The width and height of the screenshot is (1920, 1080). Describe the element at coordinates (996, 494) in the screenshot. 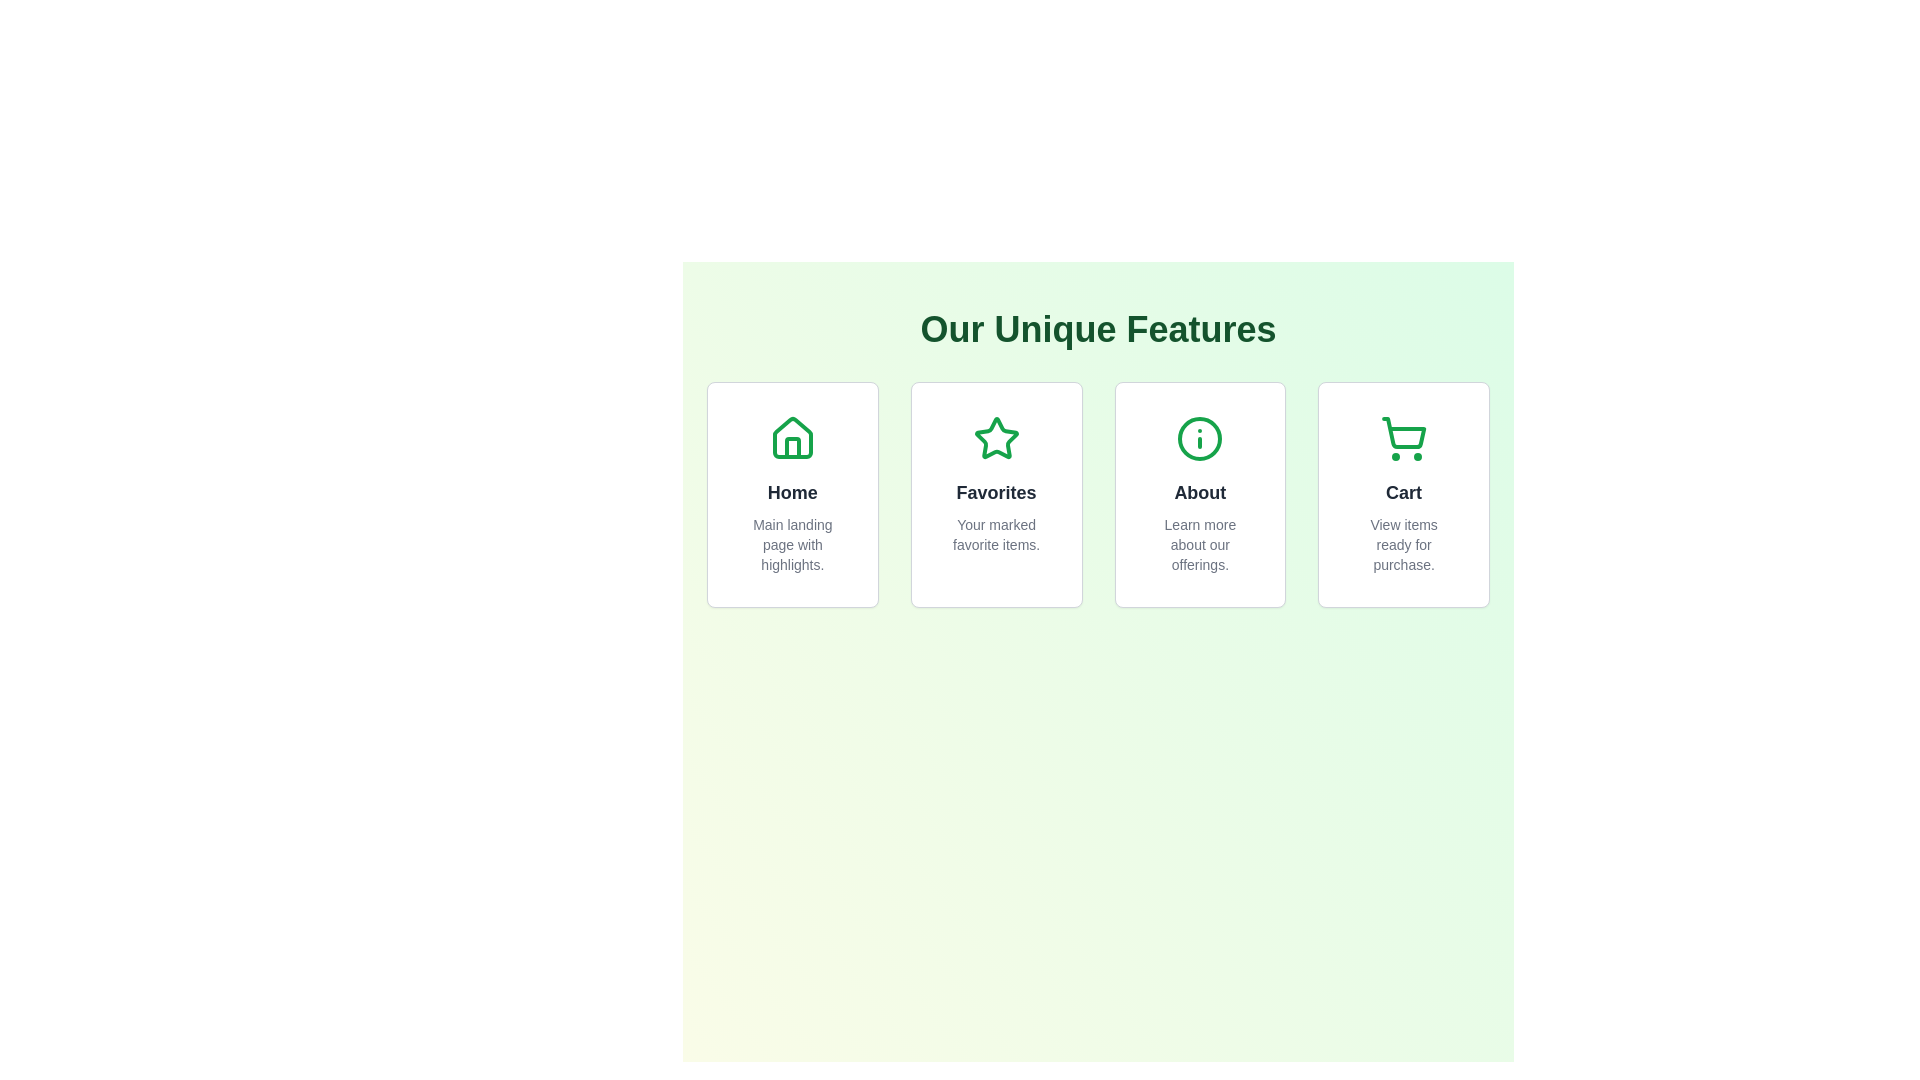

I see `the 'Favorites' clickable card or button` at that location.